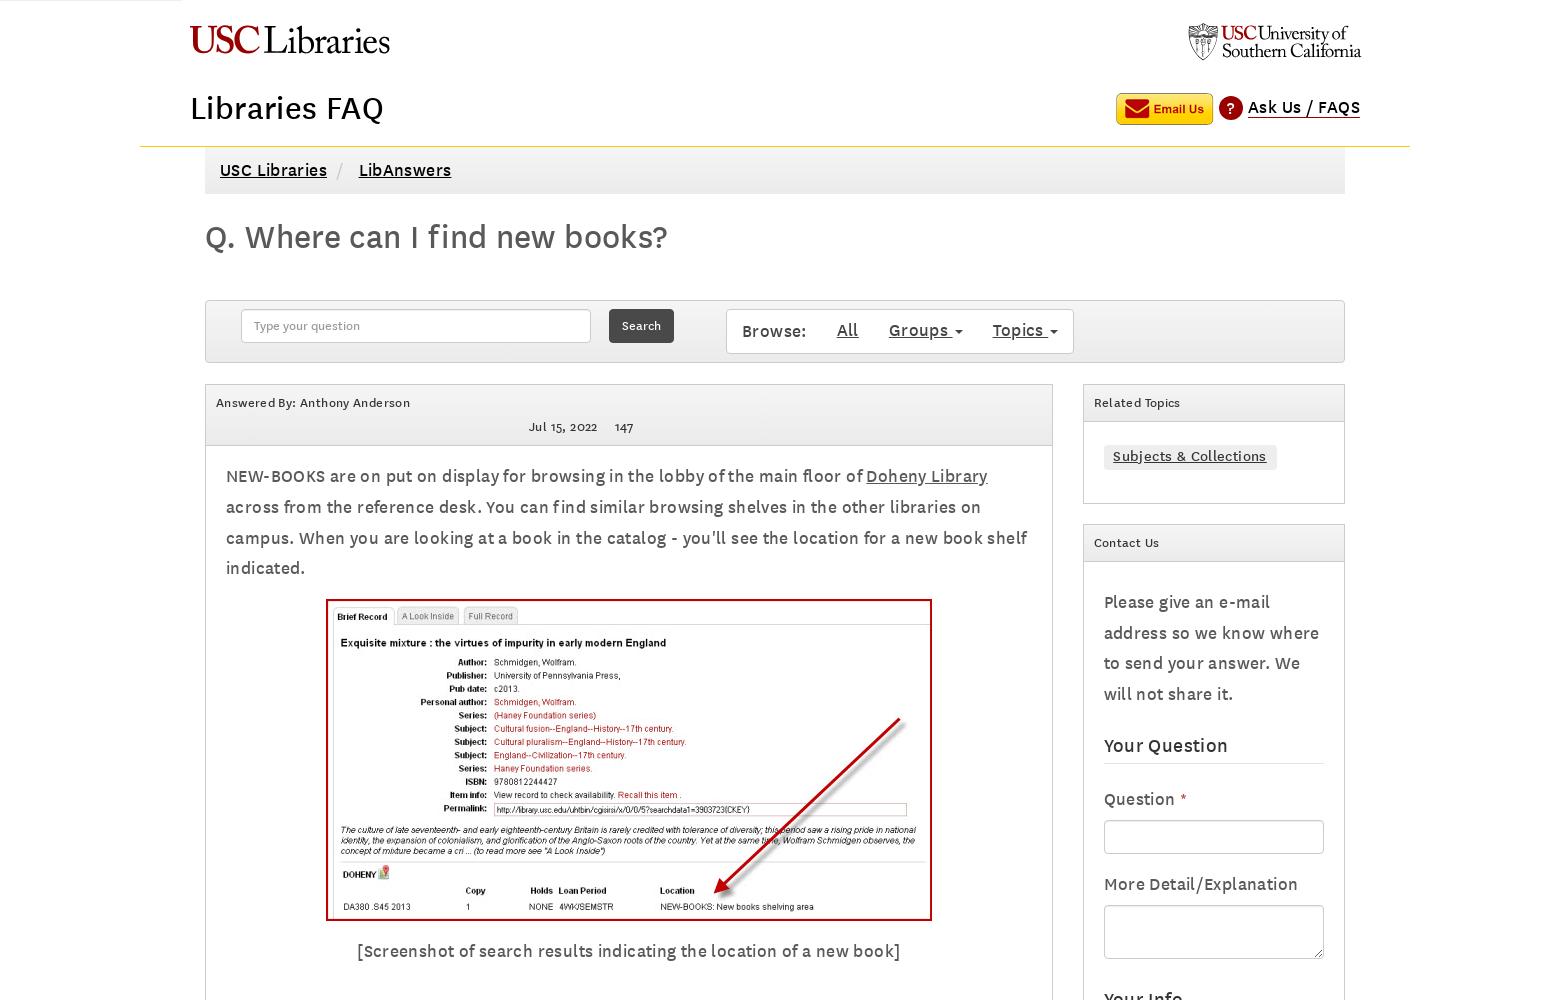  Describe the element at coordinates (22, 15) in the screenshot. I see `'Home'` at that location.